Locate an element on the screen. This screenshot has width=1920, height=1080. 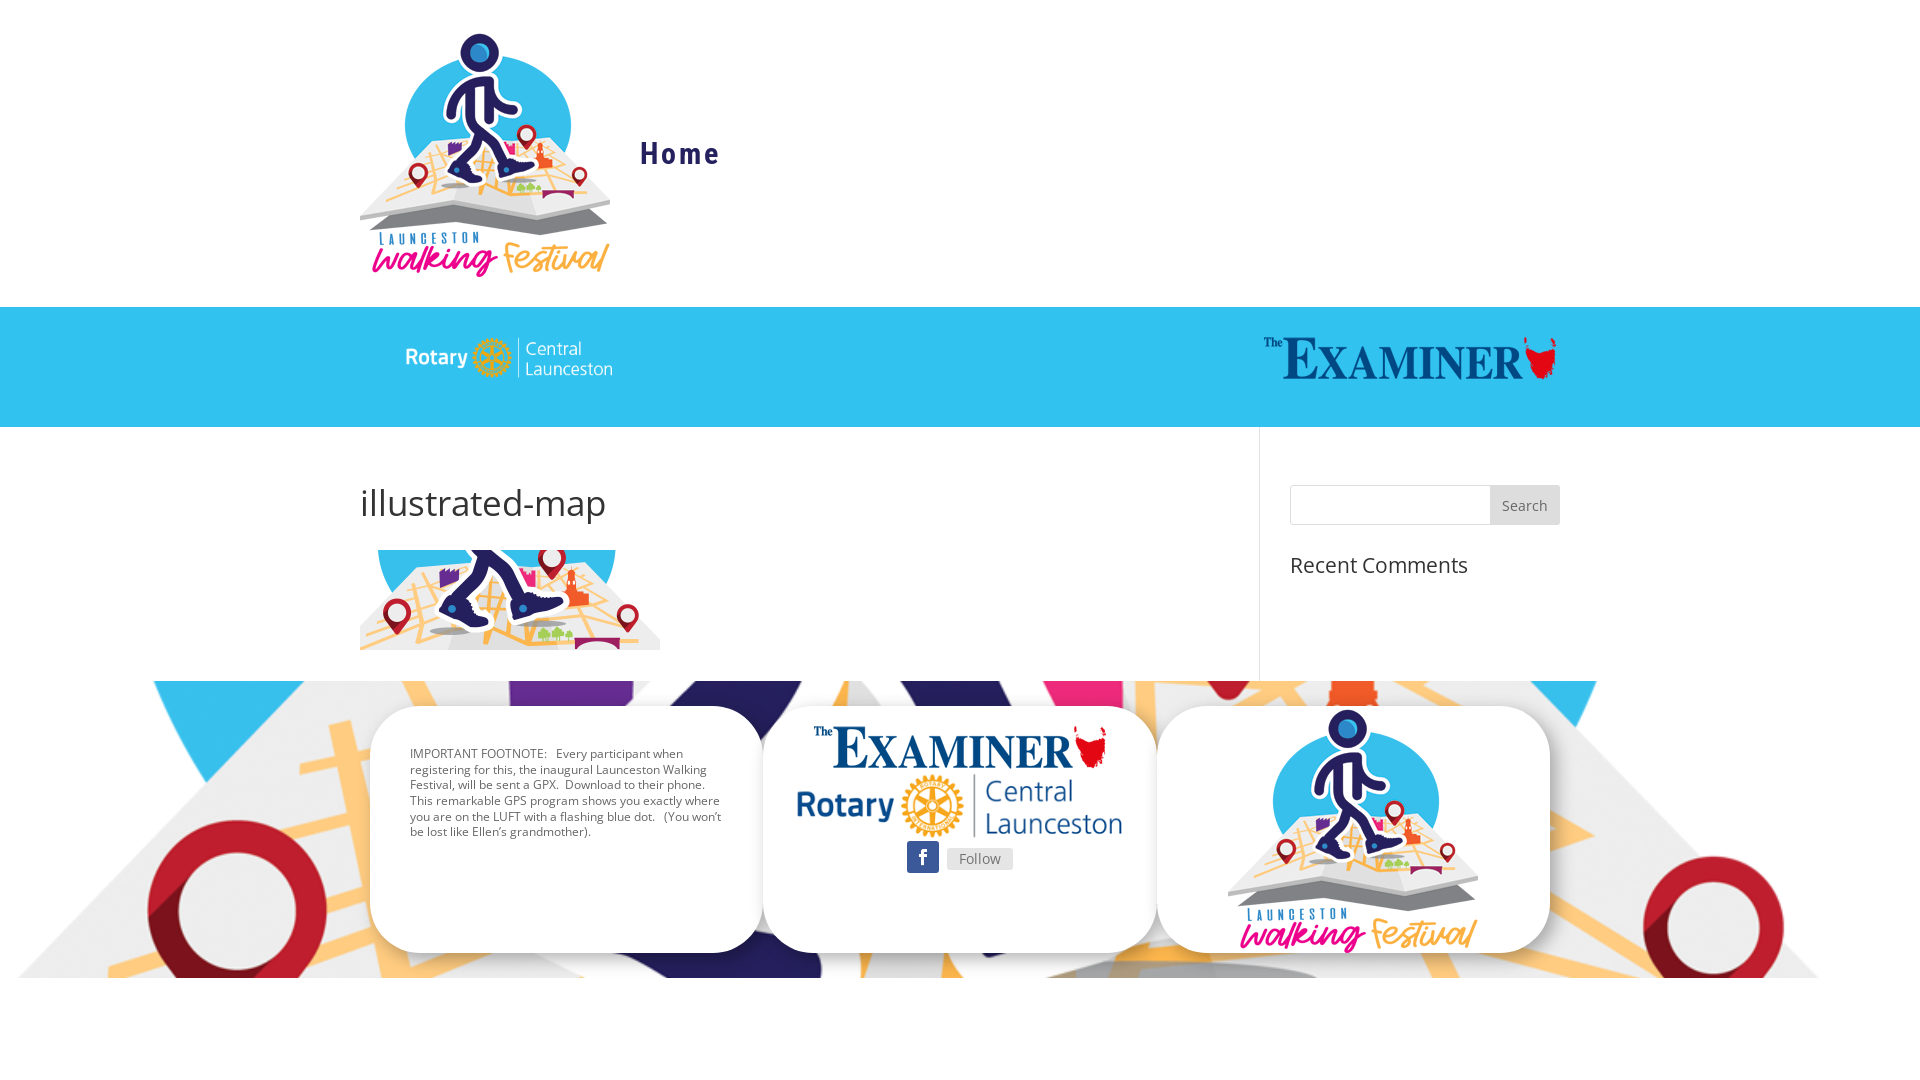
'Search' is located at coordinates (1524, 504).